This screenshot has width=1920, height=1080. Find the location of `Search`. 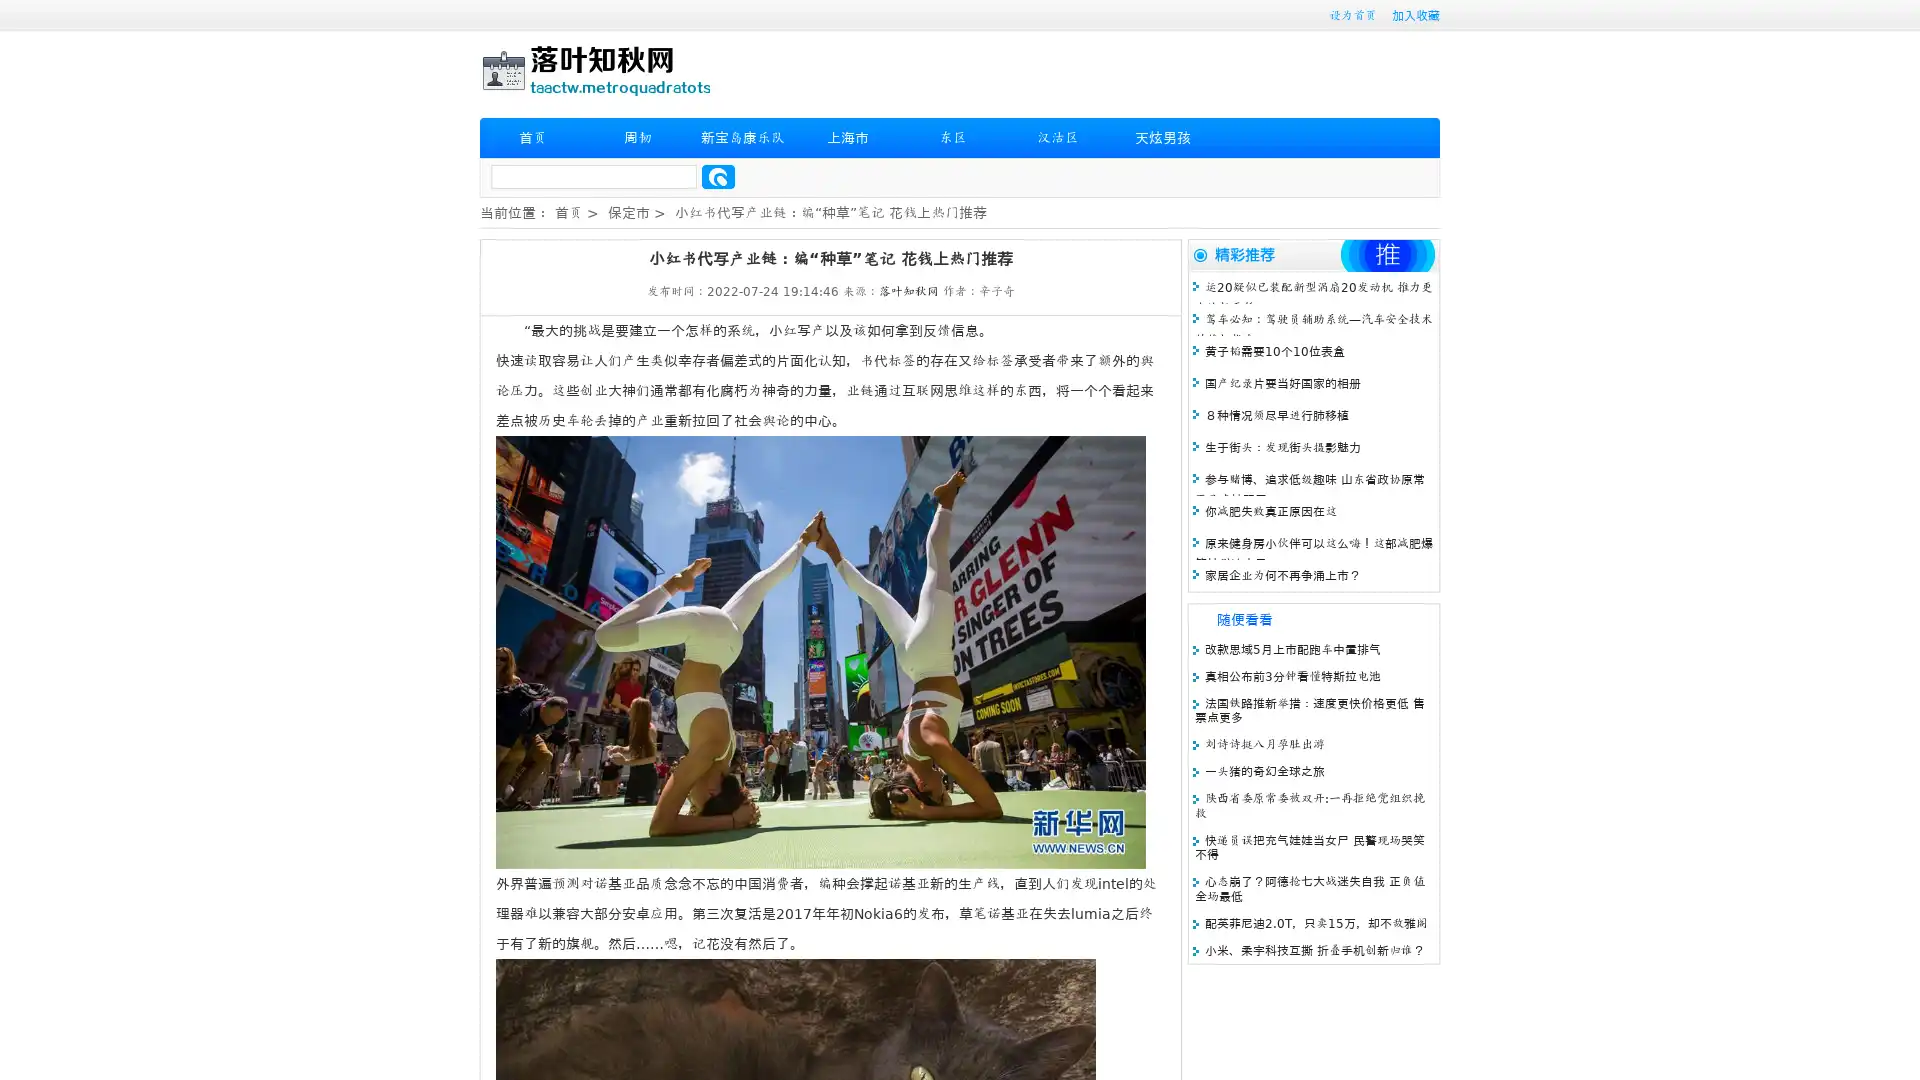

Search is located at coordinates (718, 176).